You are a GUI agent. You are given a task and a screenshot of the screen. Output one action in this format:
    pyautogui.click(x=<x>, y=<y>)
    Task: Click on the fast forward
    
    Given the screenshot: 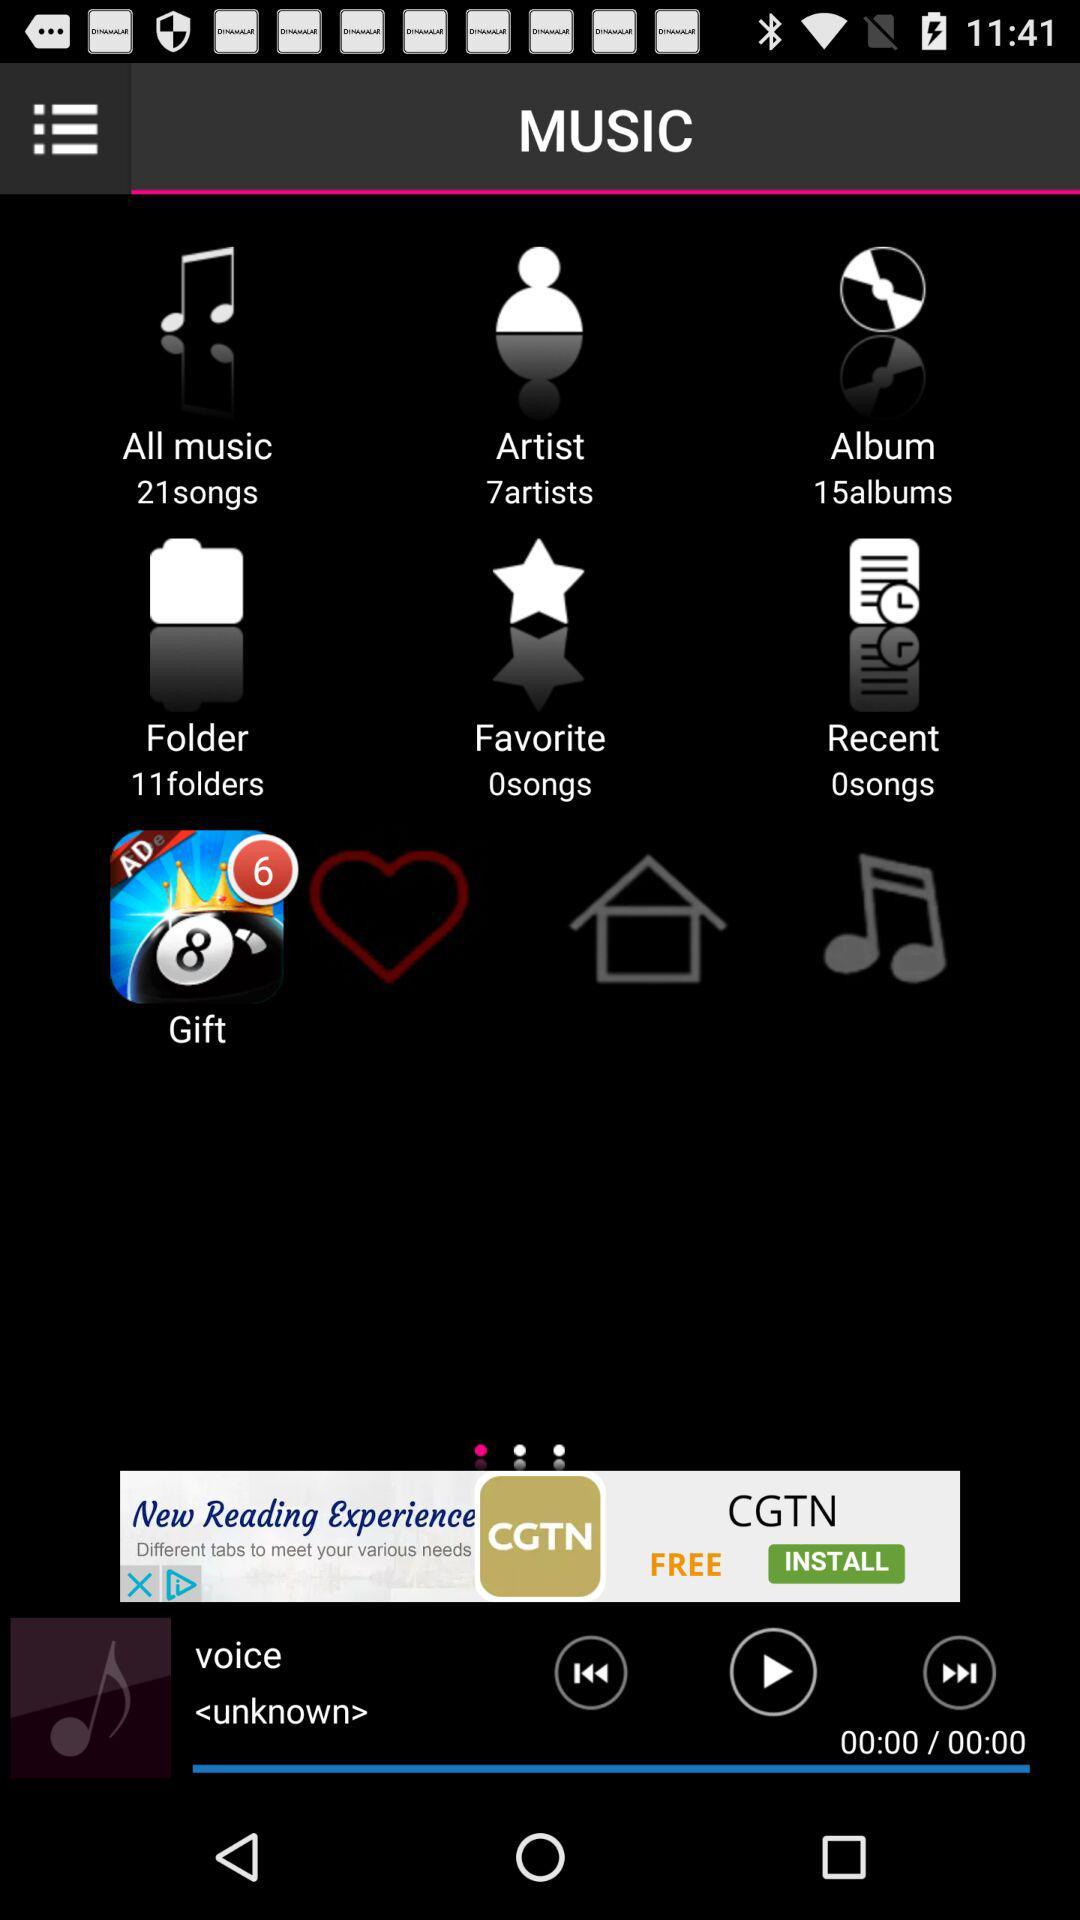 What is the action you would take?
    pyautogui.click(x=971, y=1680)
    